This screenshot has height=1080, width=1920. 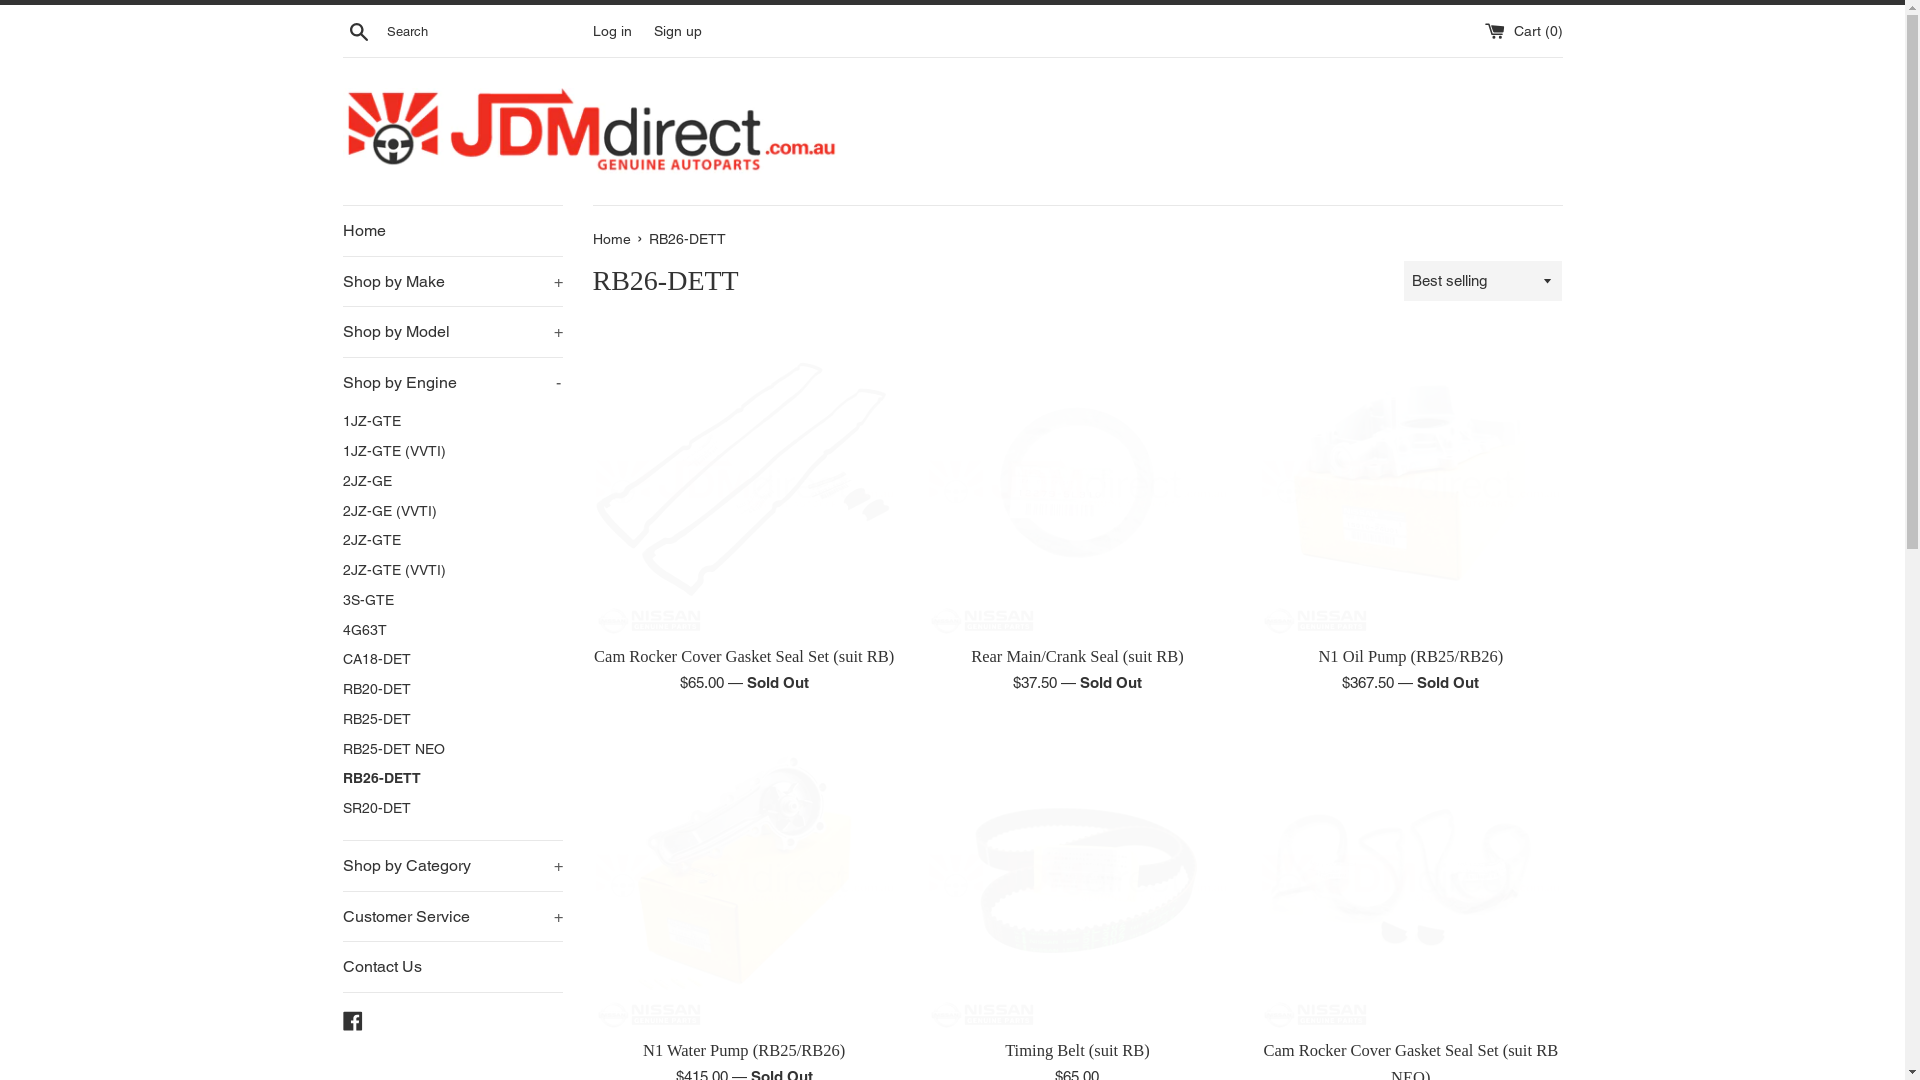 What do you see at coordinates (450, 917) in the screenshot?
I see `'Customer Service` at bounding box center [450, 917].